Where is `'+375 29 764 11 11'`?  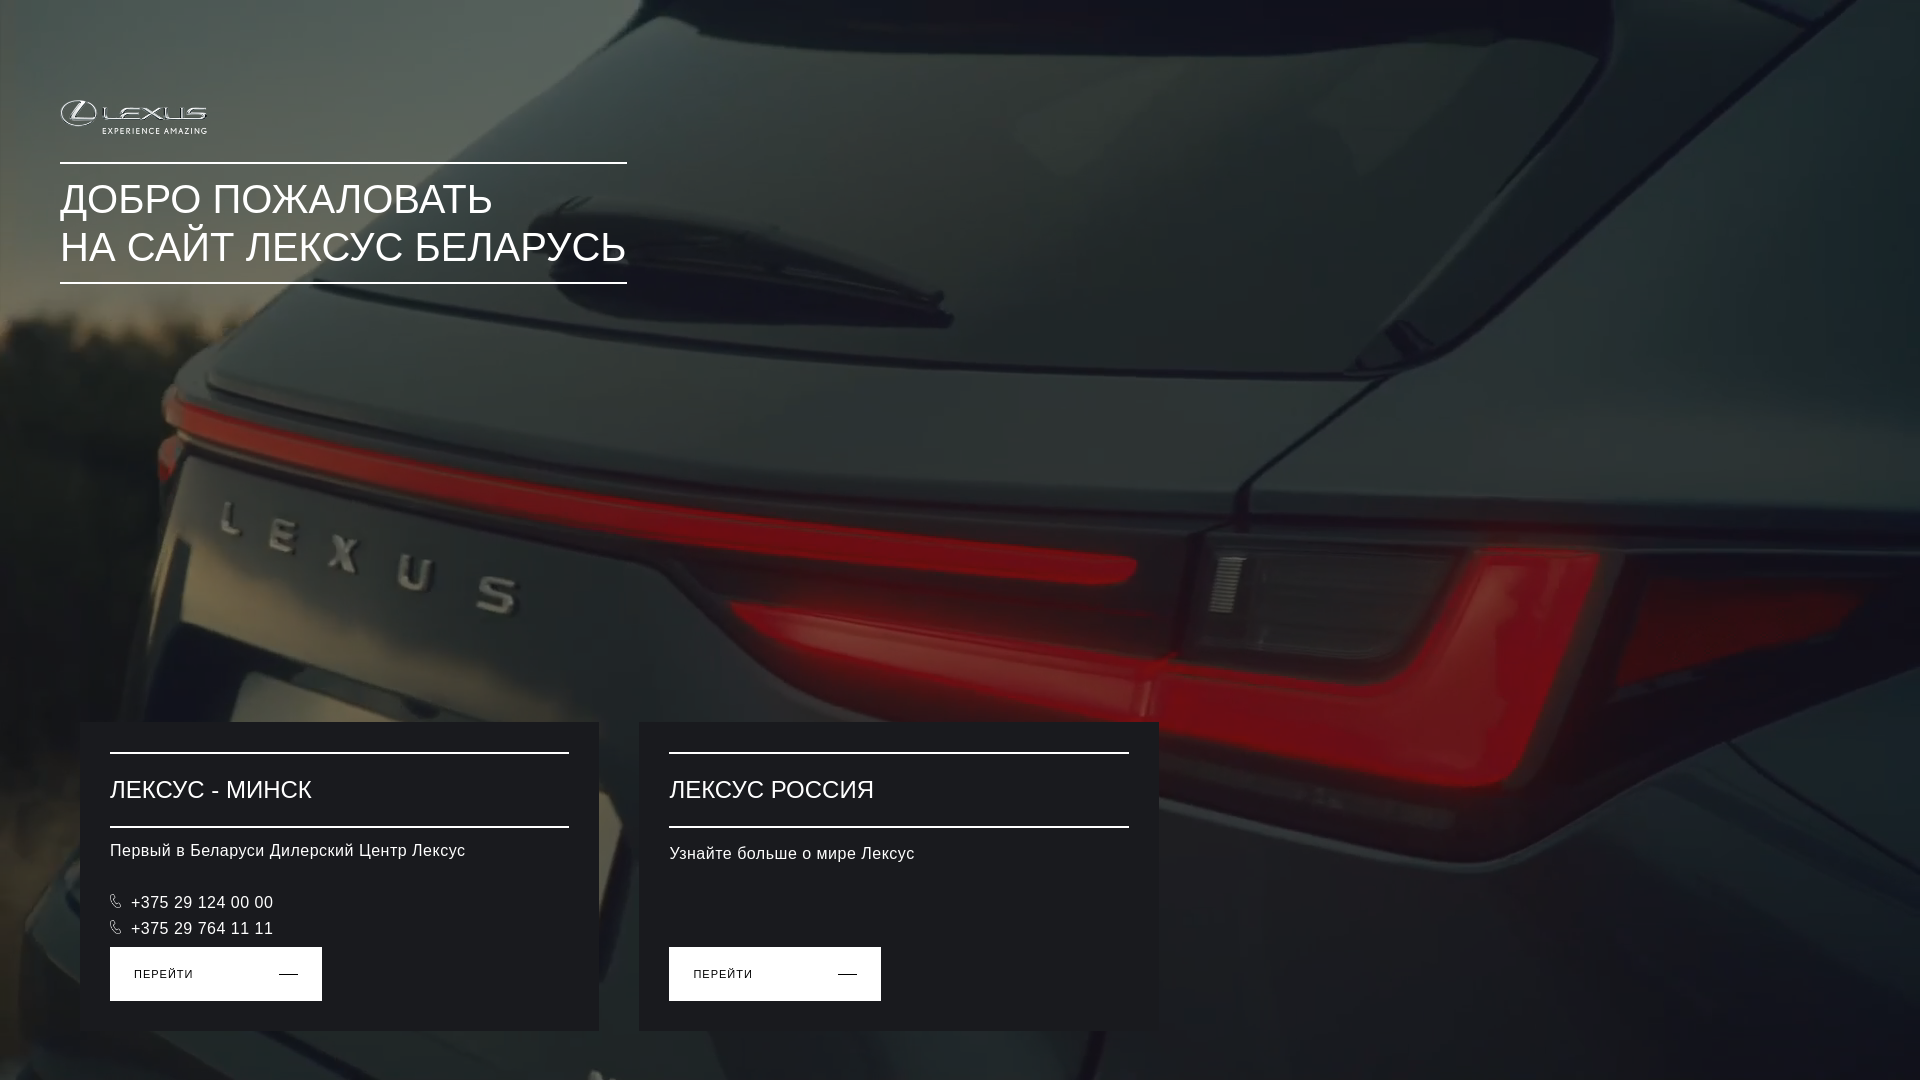
'+375 29 764 11 11' is located at coordinates (191, 928).